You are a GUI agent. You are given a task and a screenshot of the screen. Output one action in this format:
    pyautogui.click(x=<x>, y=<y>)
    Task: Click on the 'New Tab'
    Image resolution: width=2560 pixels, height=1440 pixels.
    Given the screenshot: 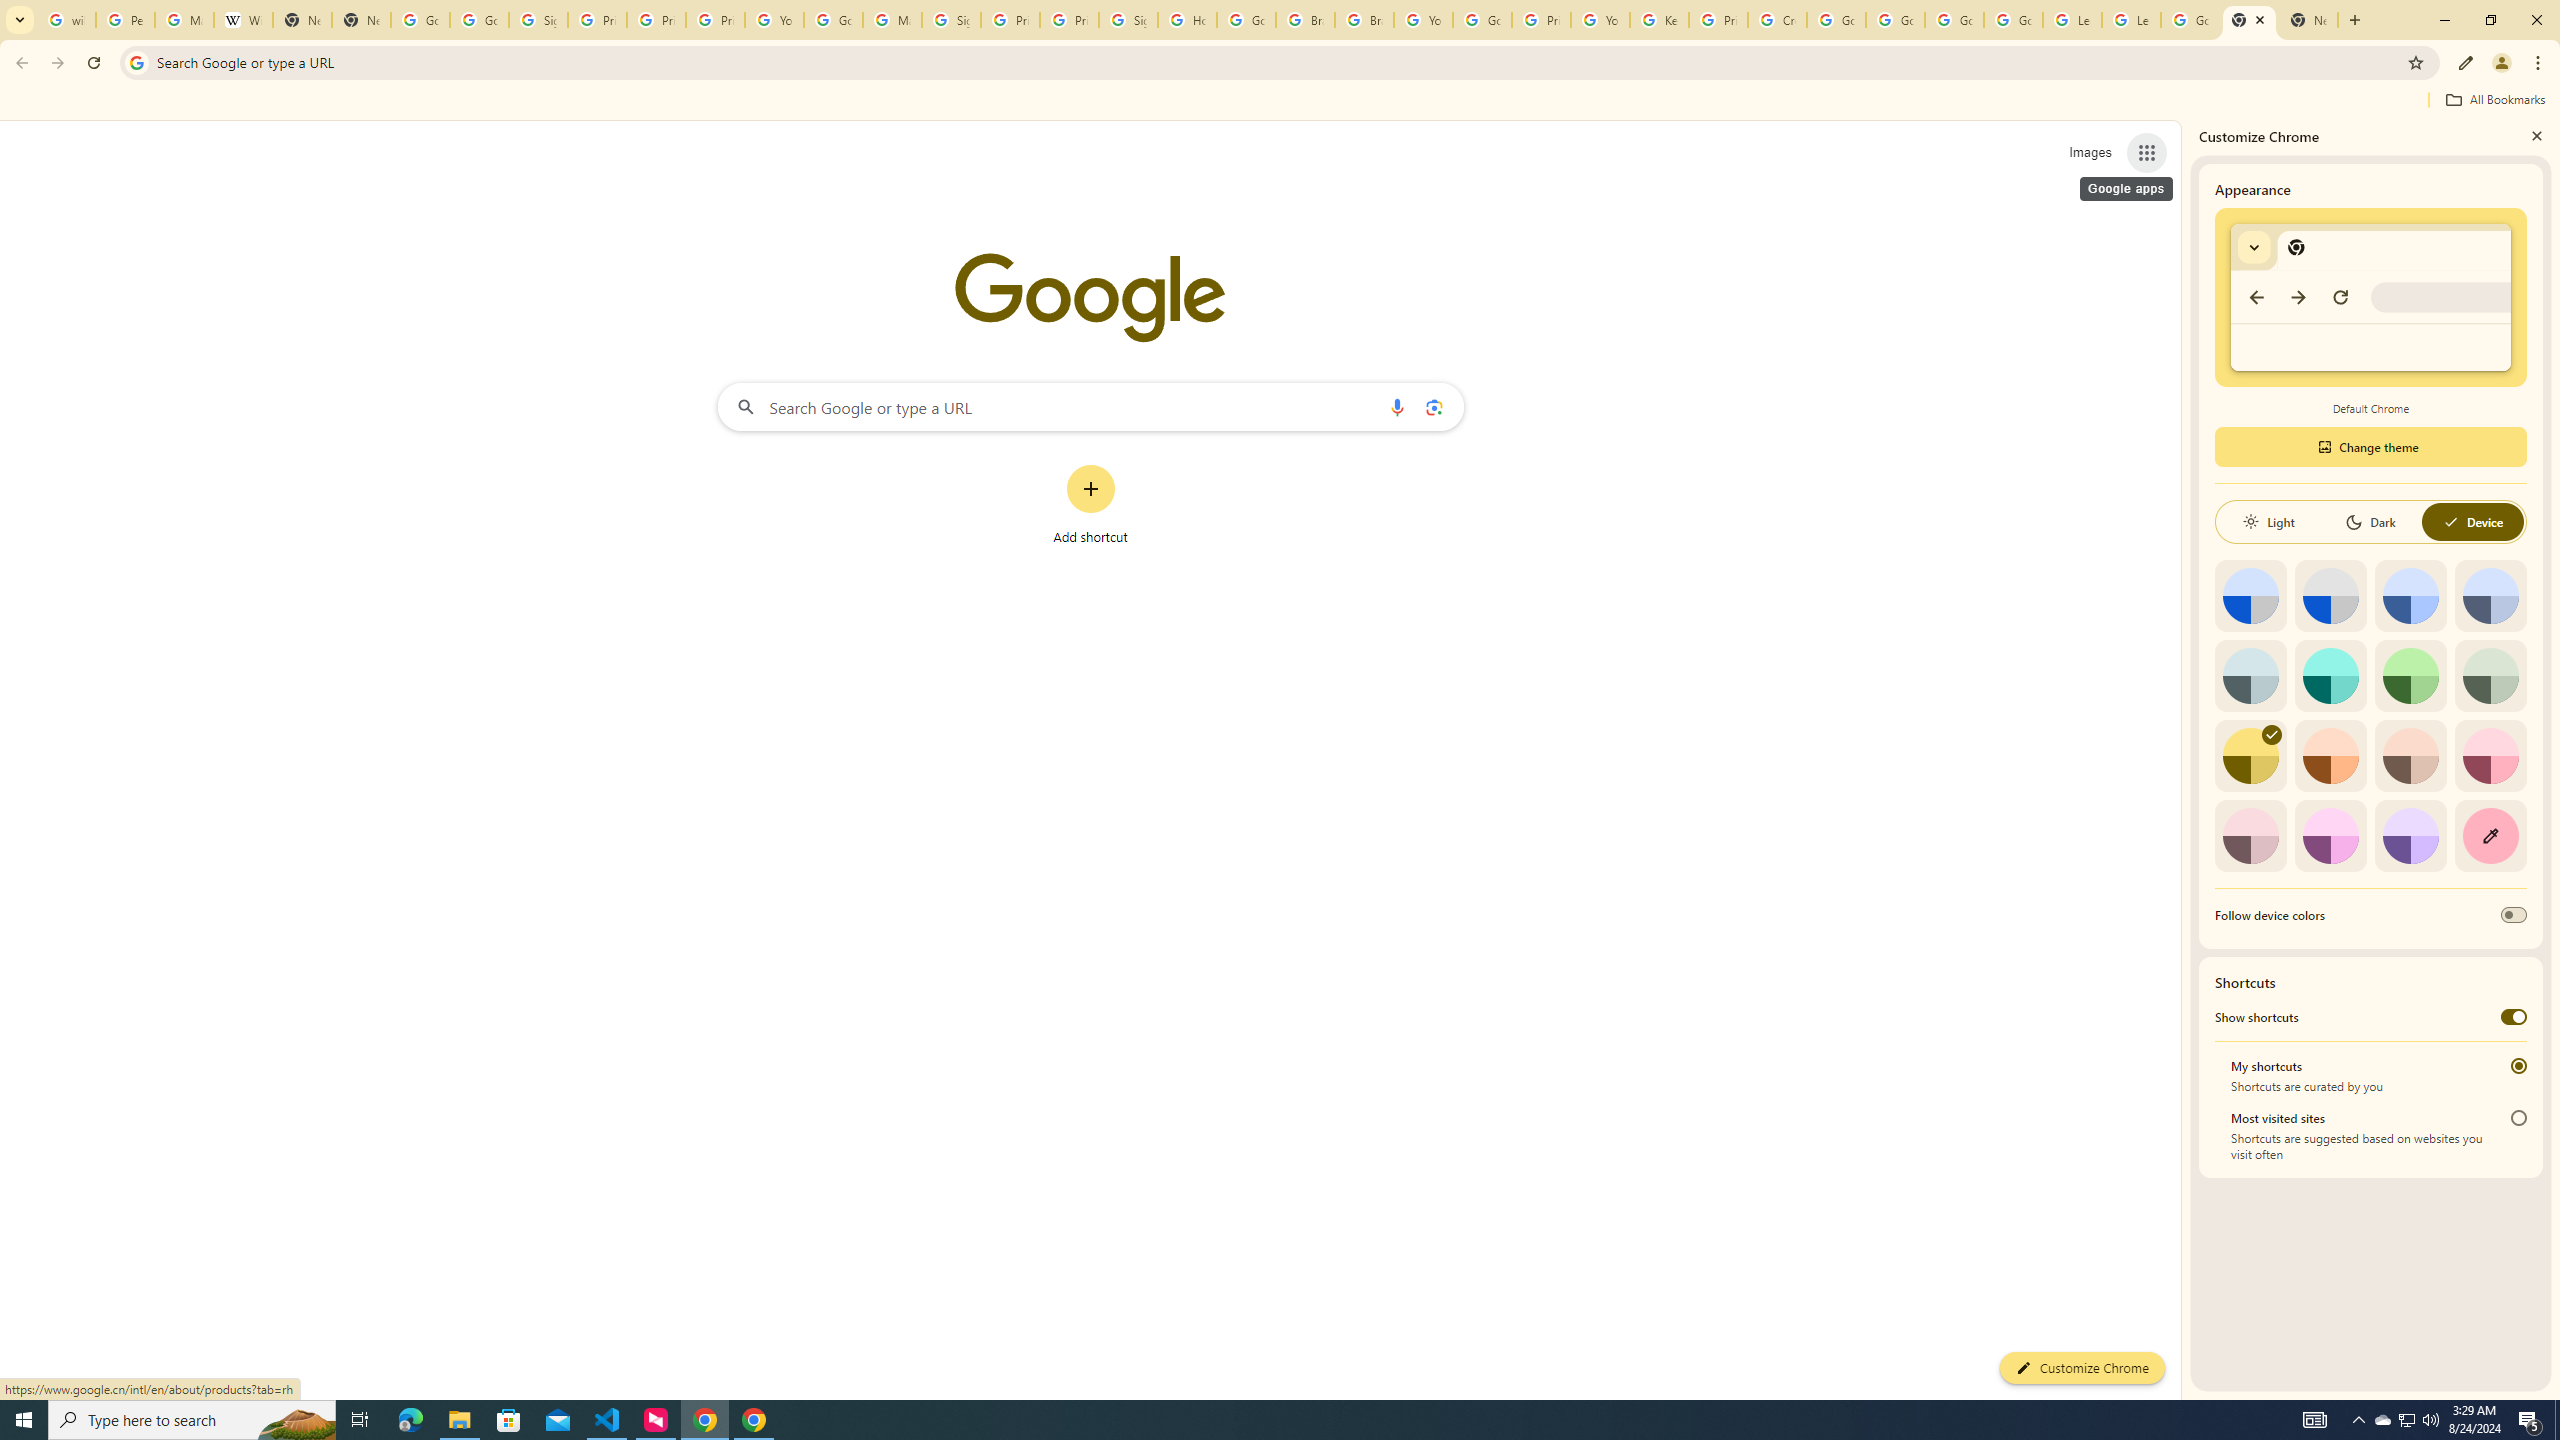 What is the action you would take?
    pyautogui.click(x=2308, y=19)
    